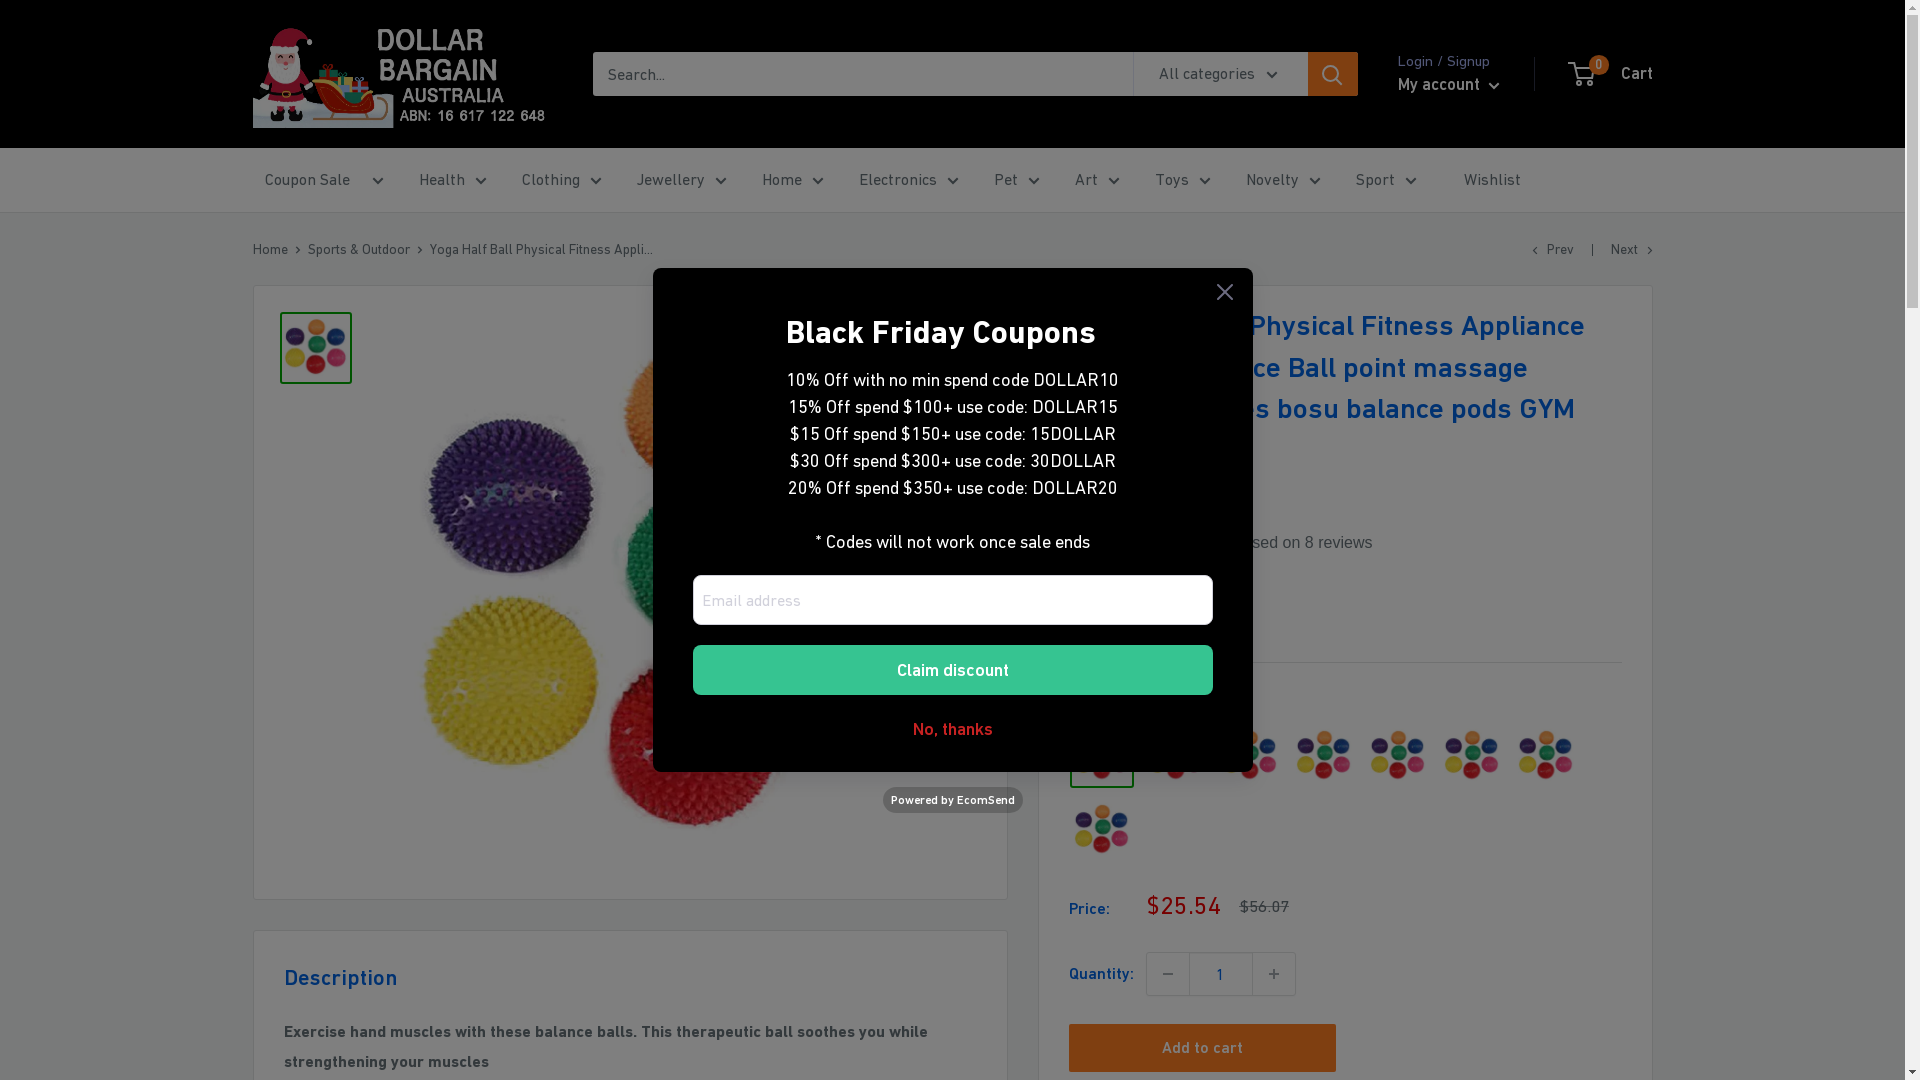 The width and height of the screenshot is (1920, 1080). What do you see at coordinates (1385, 180) in the screenshot?
I see `'Sport'` at bounding box center [1385, 180].